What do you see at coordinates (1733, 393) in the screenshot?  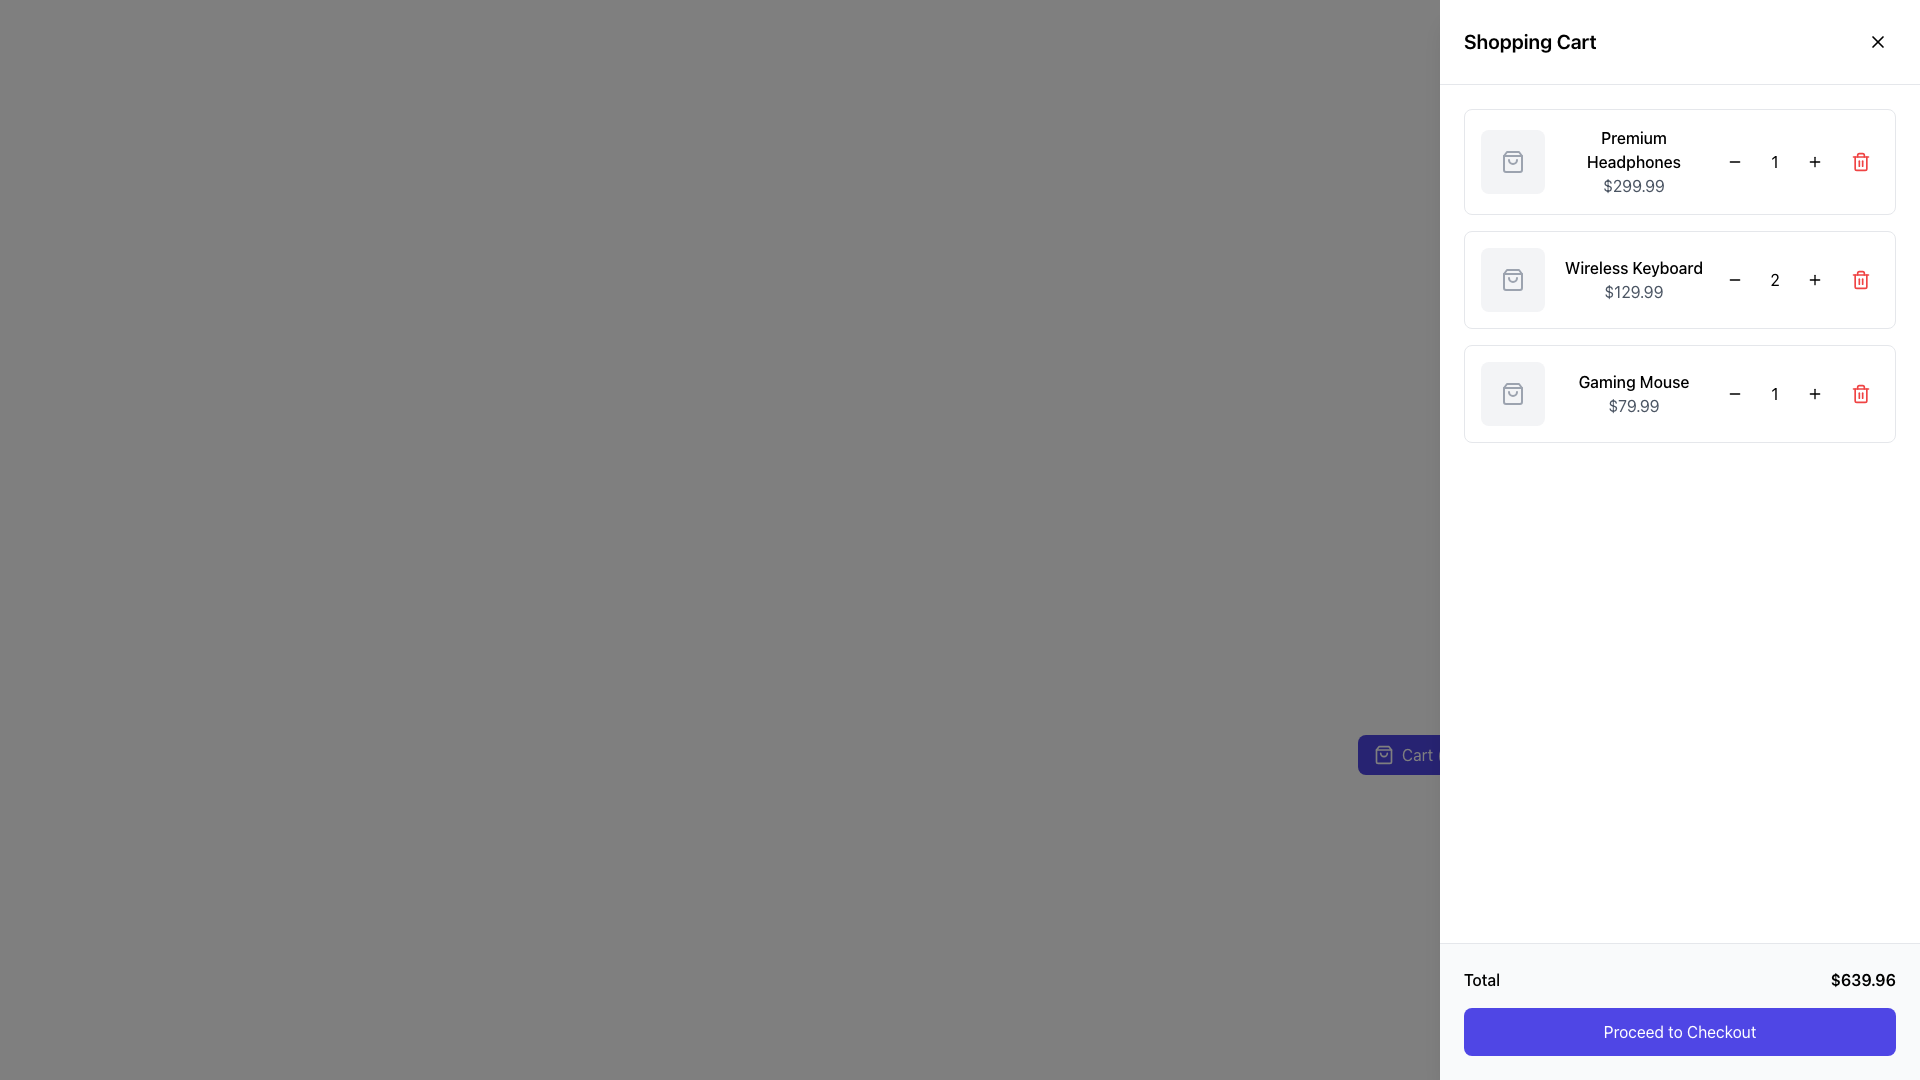 I see `the small circular minus button located next to the quantity label of 'Gaming Mouse' in the shopping cart to decrease the quantity` at bounding box center [1733, 393].